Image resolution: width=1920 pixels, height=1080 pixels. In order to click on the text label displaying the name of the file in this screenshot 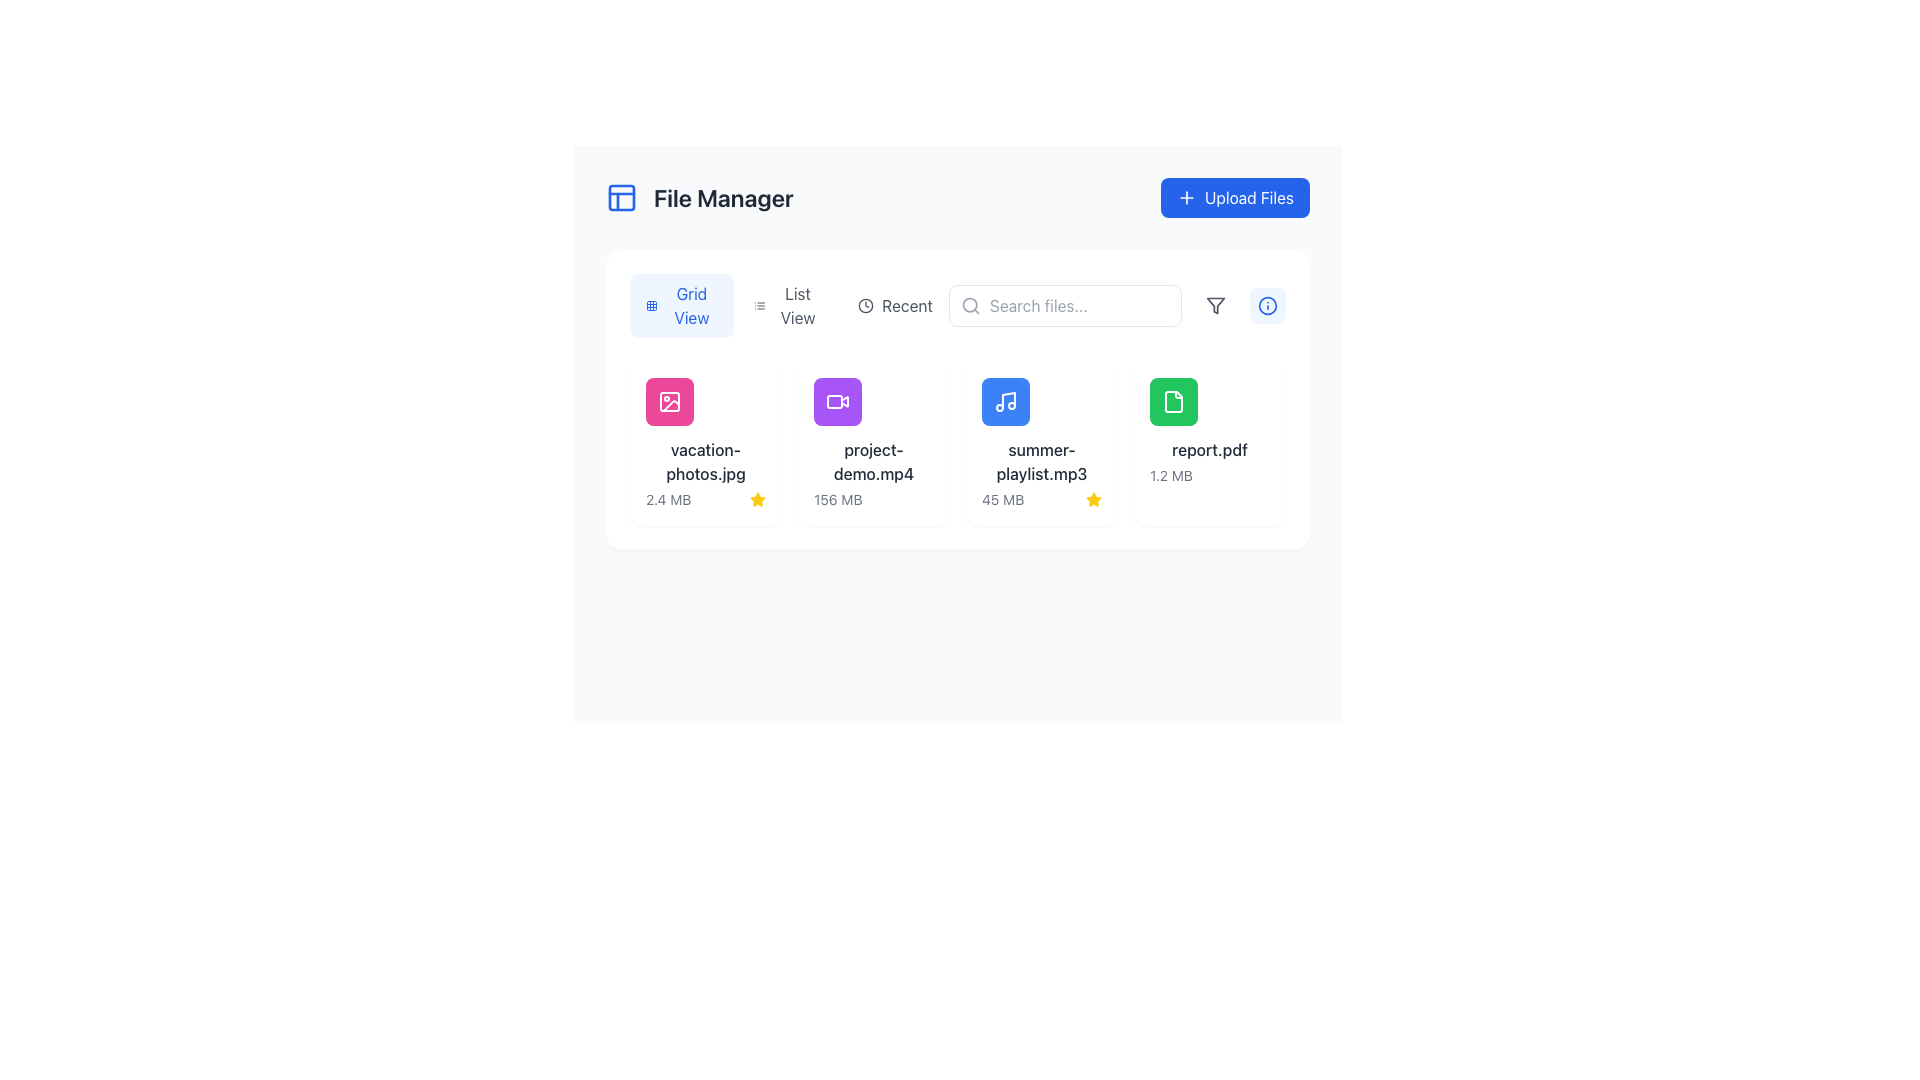, I will do `click(705, 462)`.